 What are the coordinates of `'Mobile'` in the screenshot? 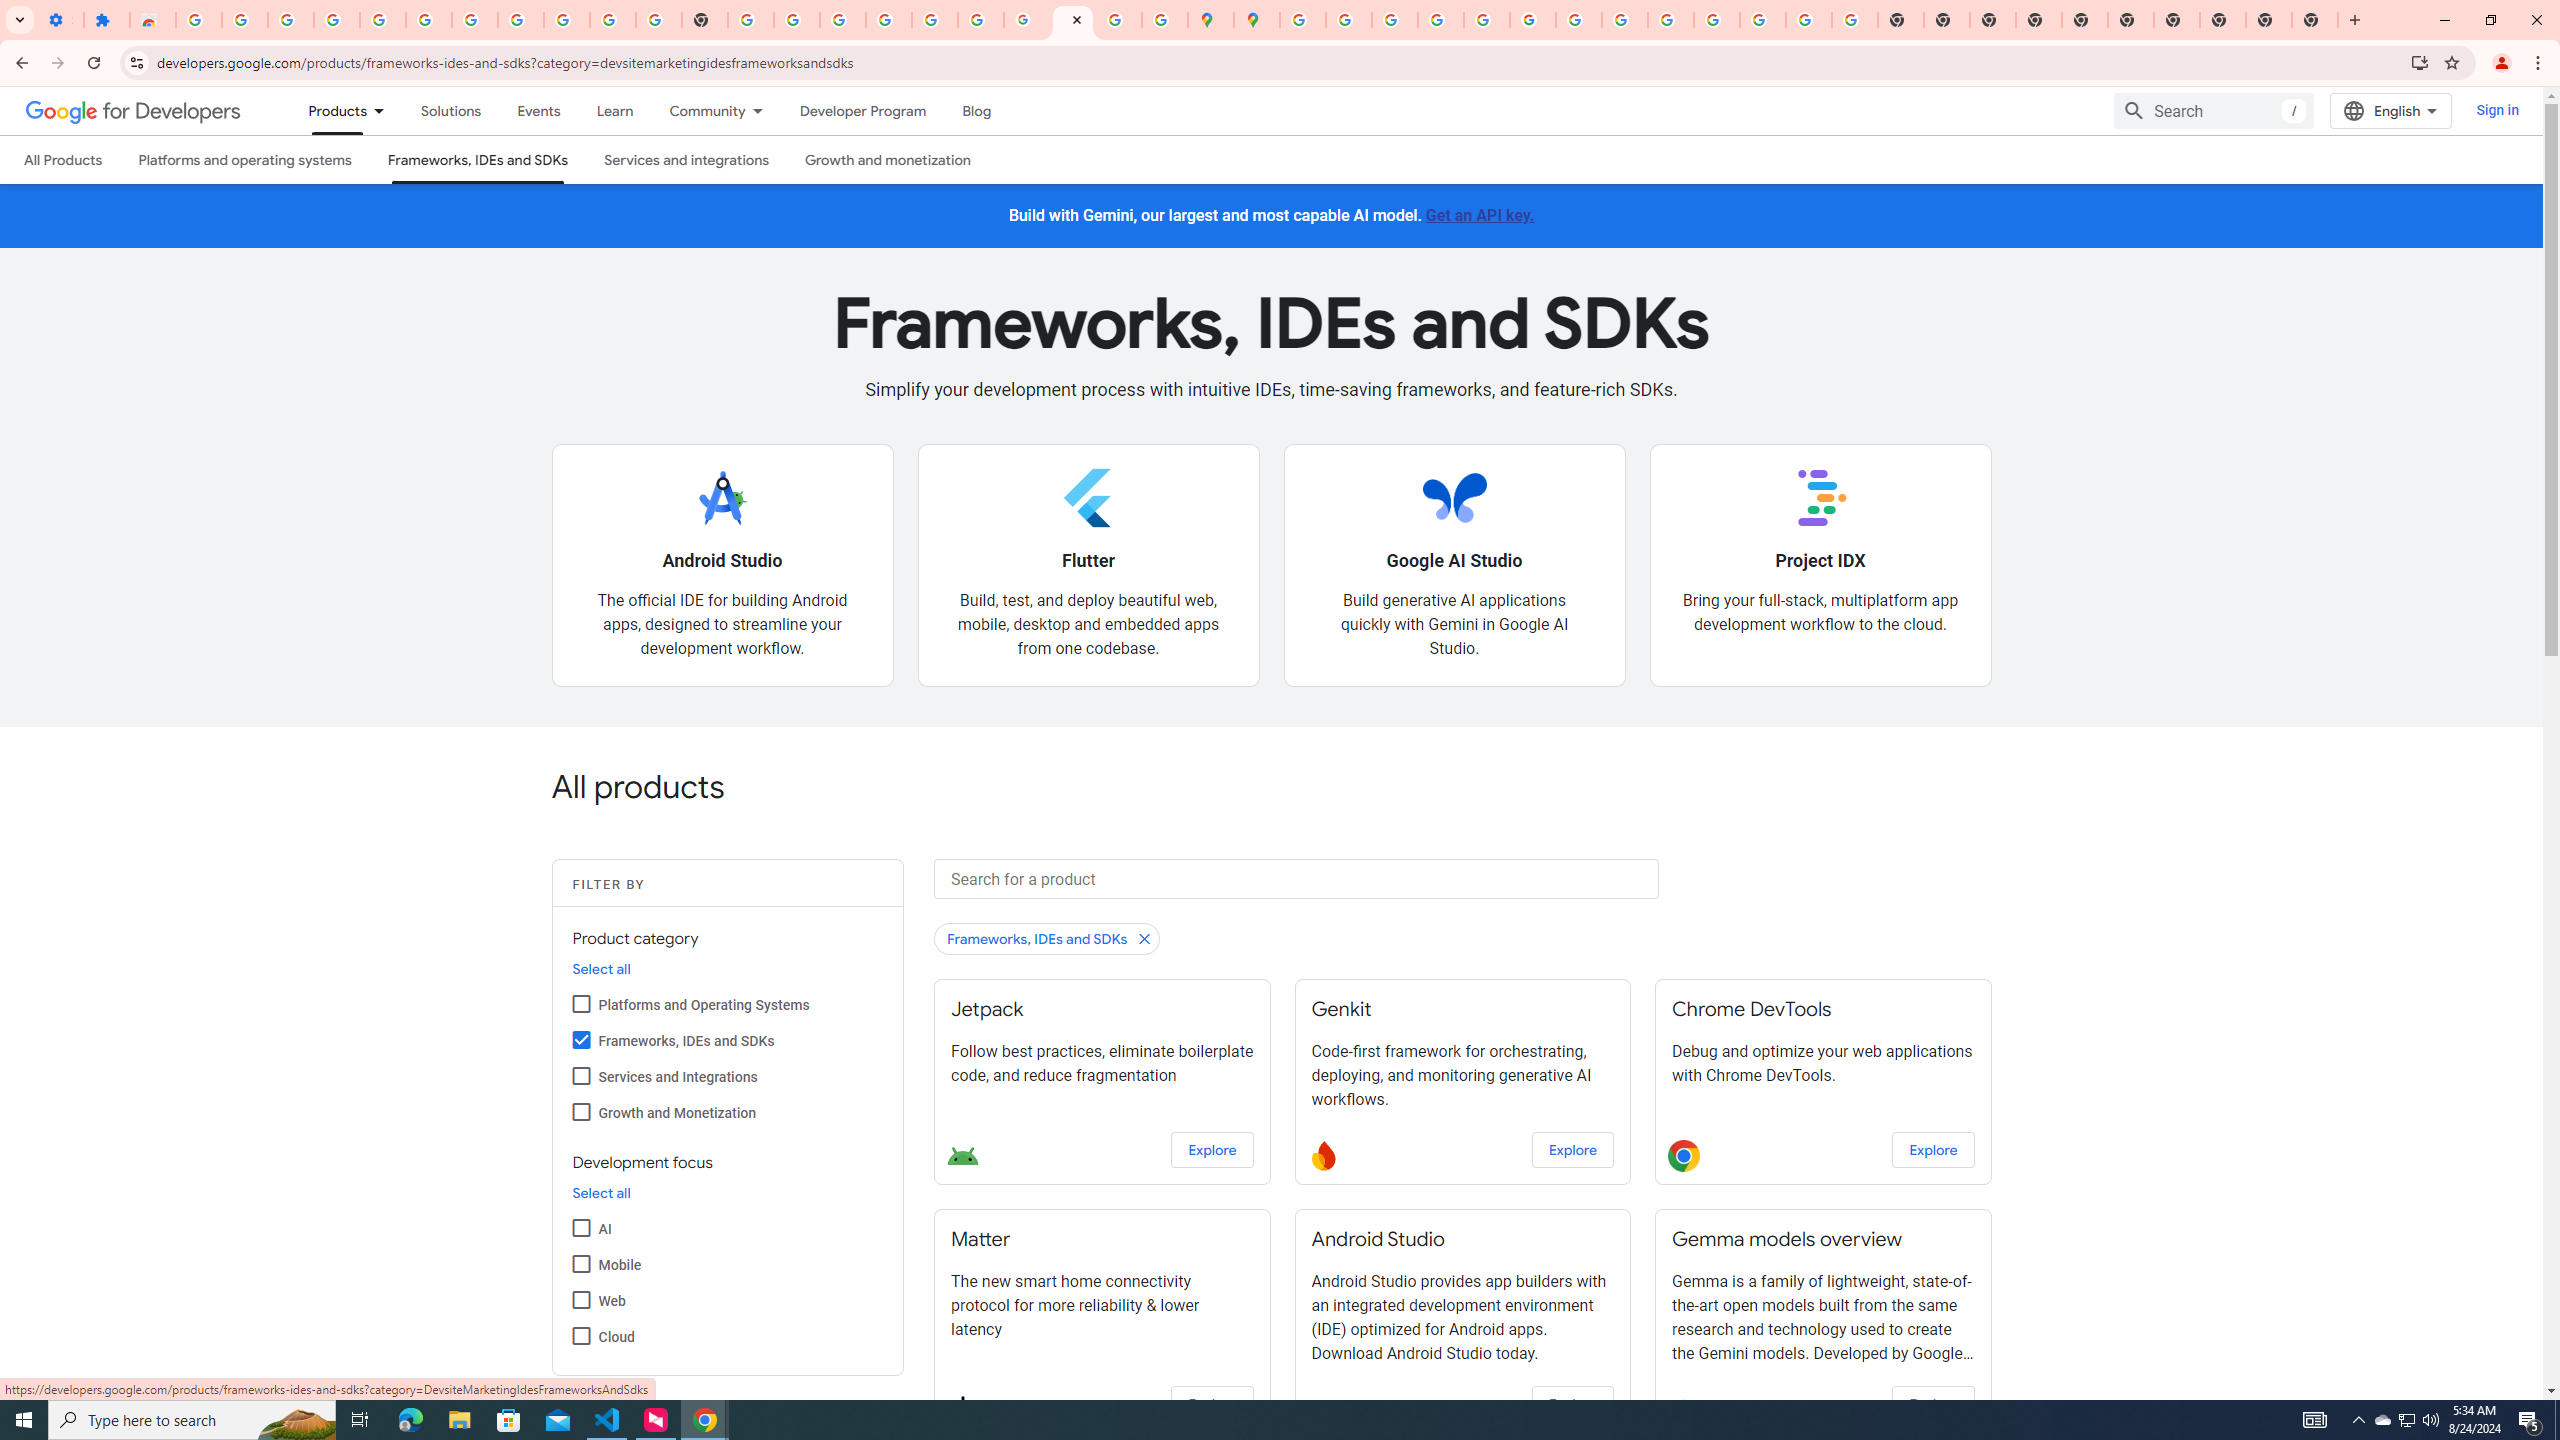 It's located at (580, 1263).